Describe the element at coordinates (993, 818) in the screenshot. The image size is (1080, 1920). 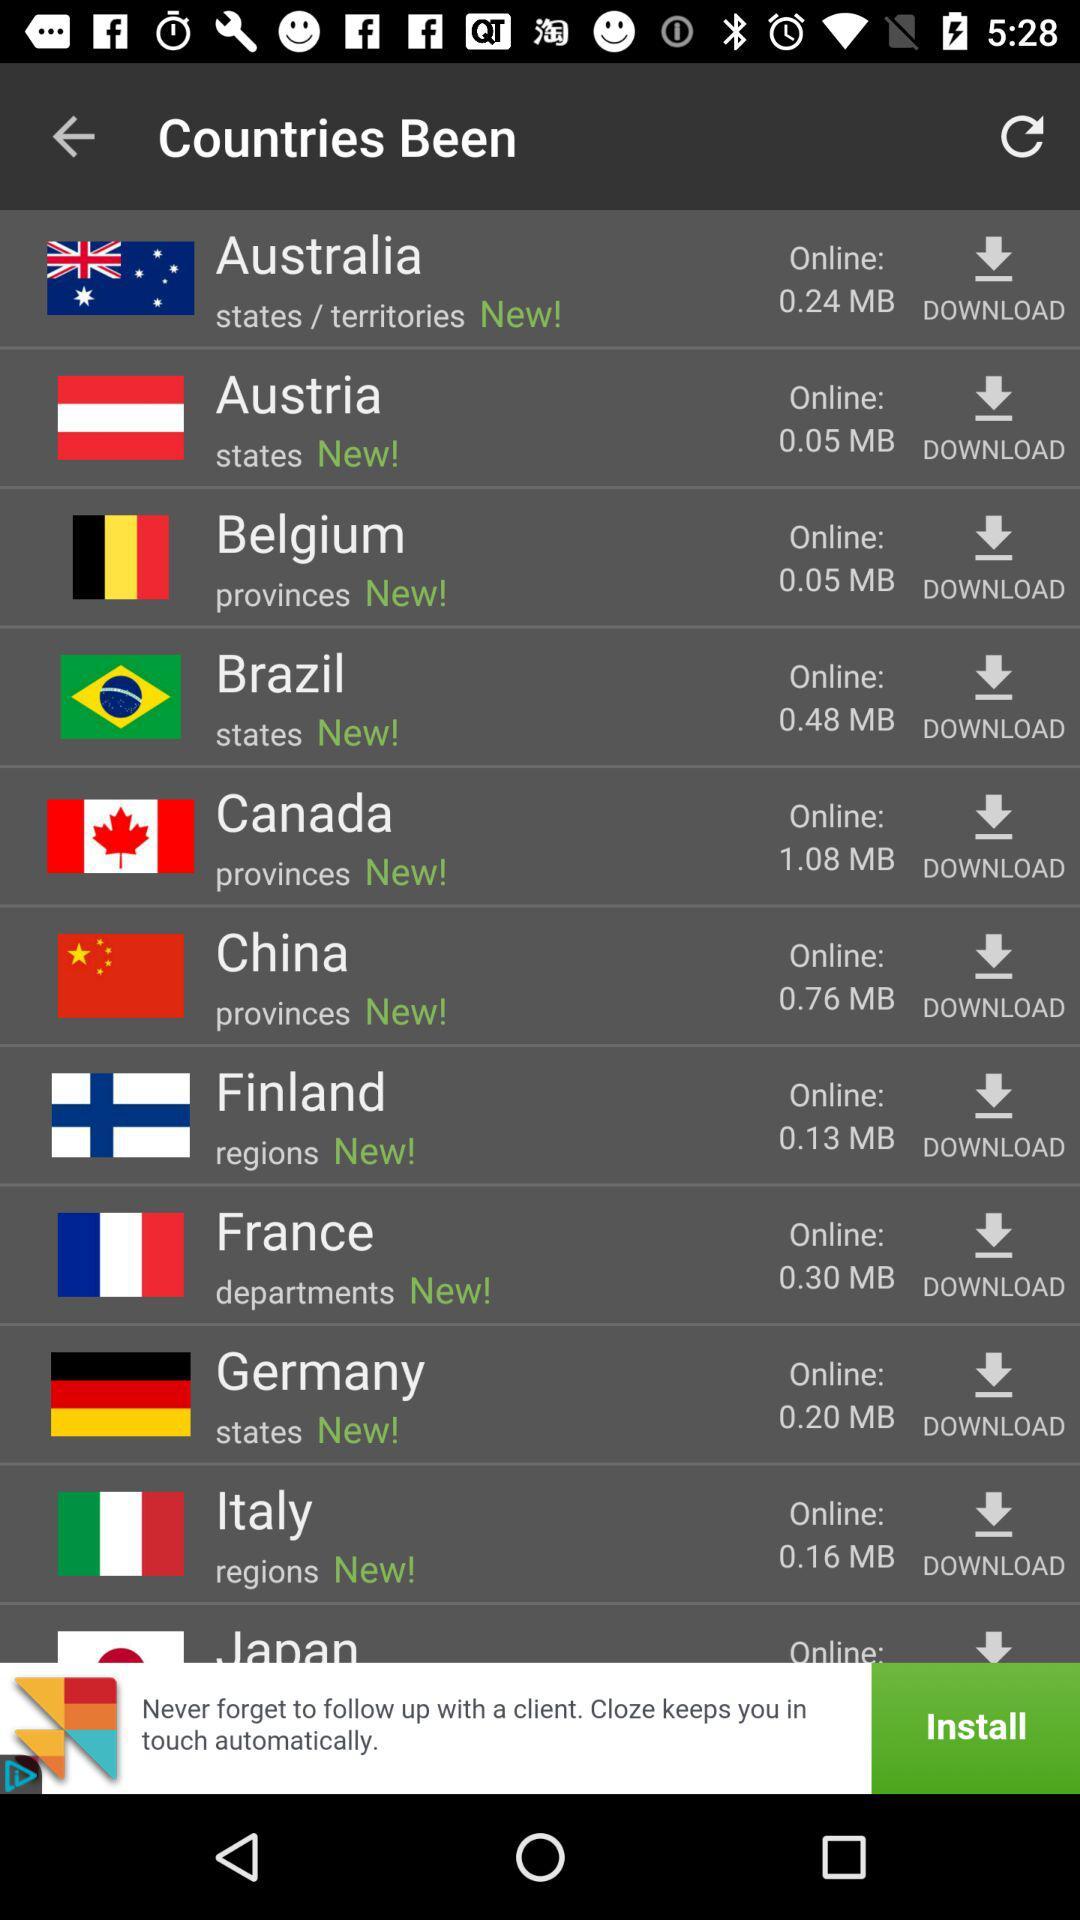
I see `download canada map` at that location.